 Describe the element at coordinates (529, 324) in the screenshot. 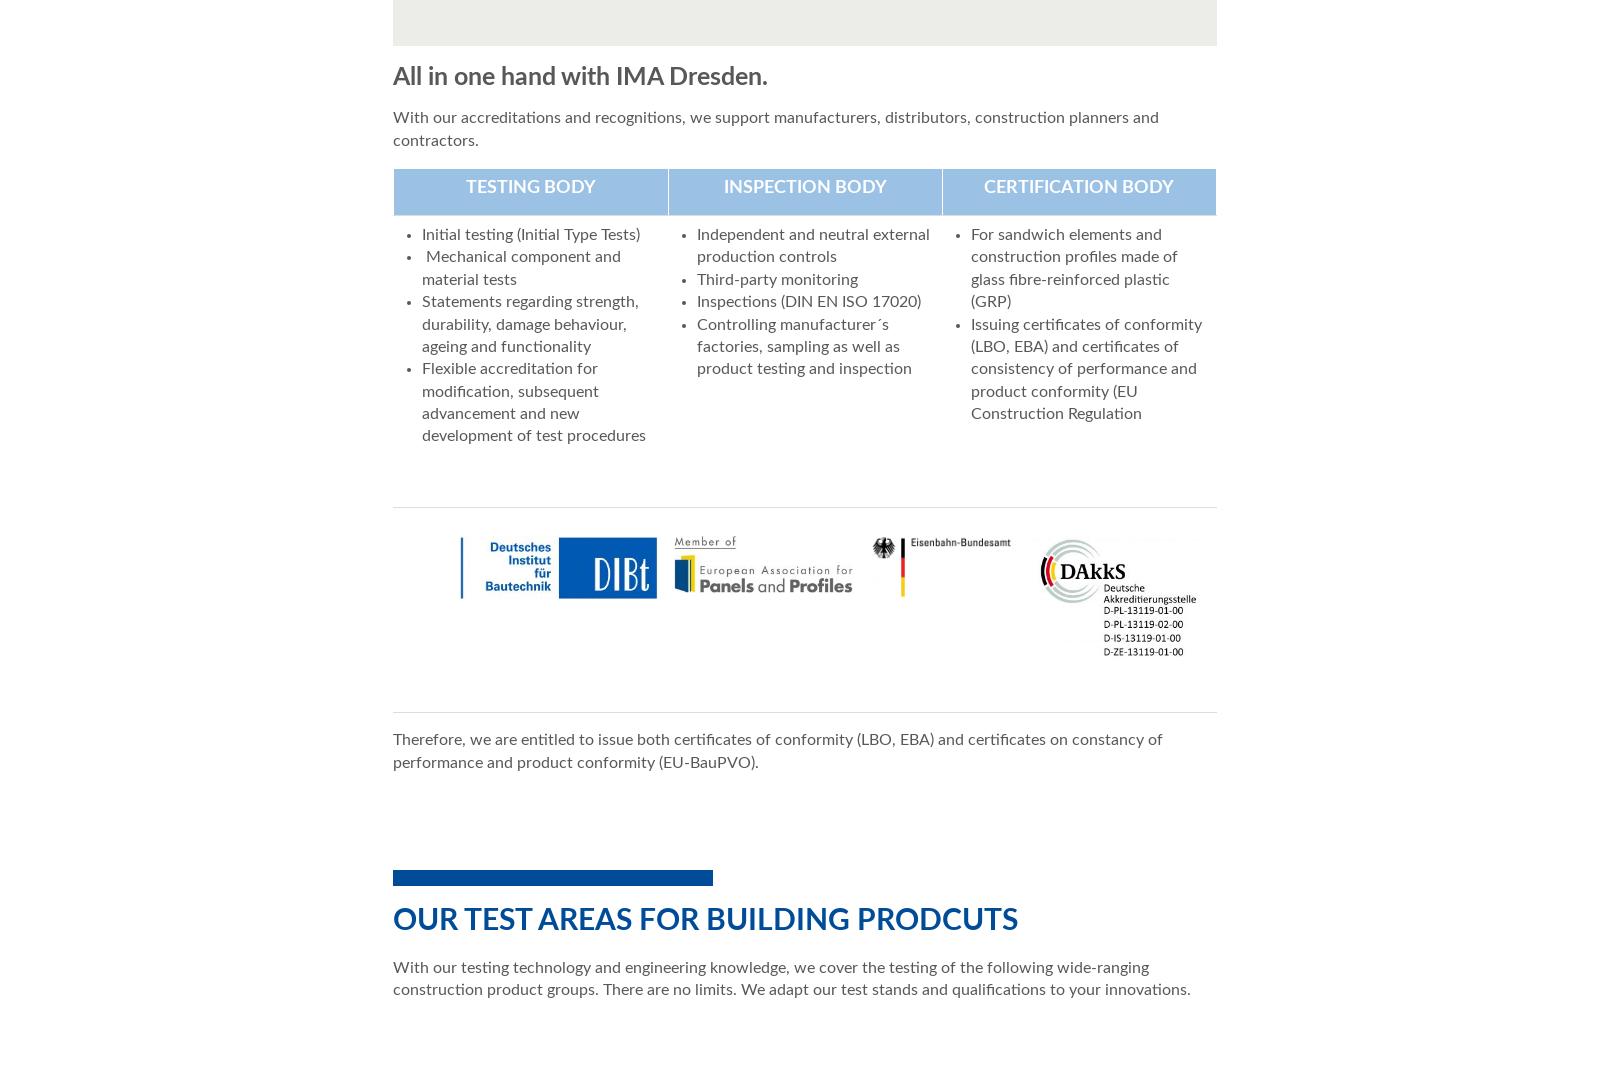

I see `'Statements regarding strength, durability, damage behaviour, ageing and functionality'` at that location.